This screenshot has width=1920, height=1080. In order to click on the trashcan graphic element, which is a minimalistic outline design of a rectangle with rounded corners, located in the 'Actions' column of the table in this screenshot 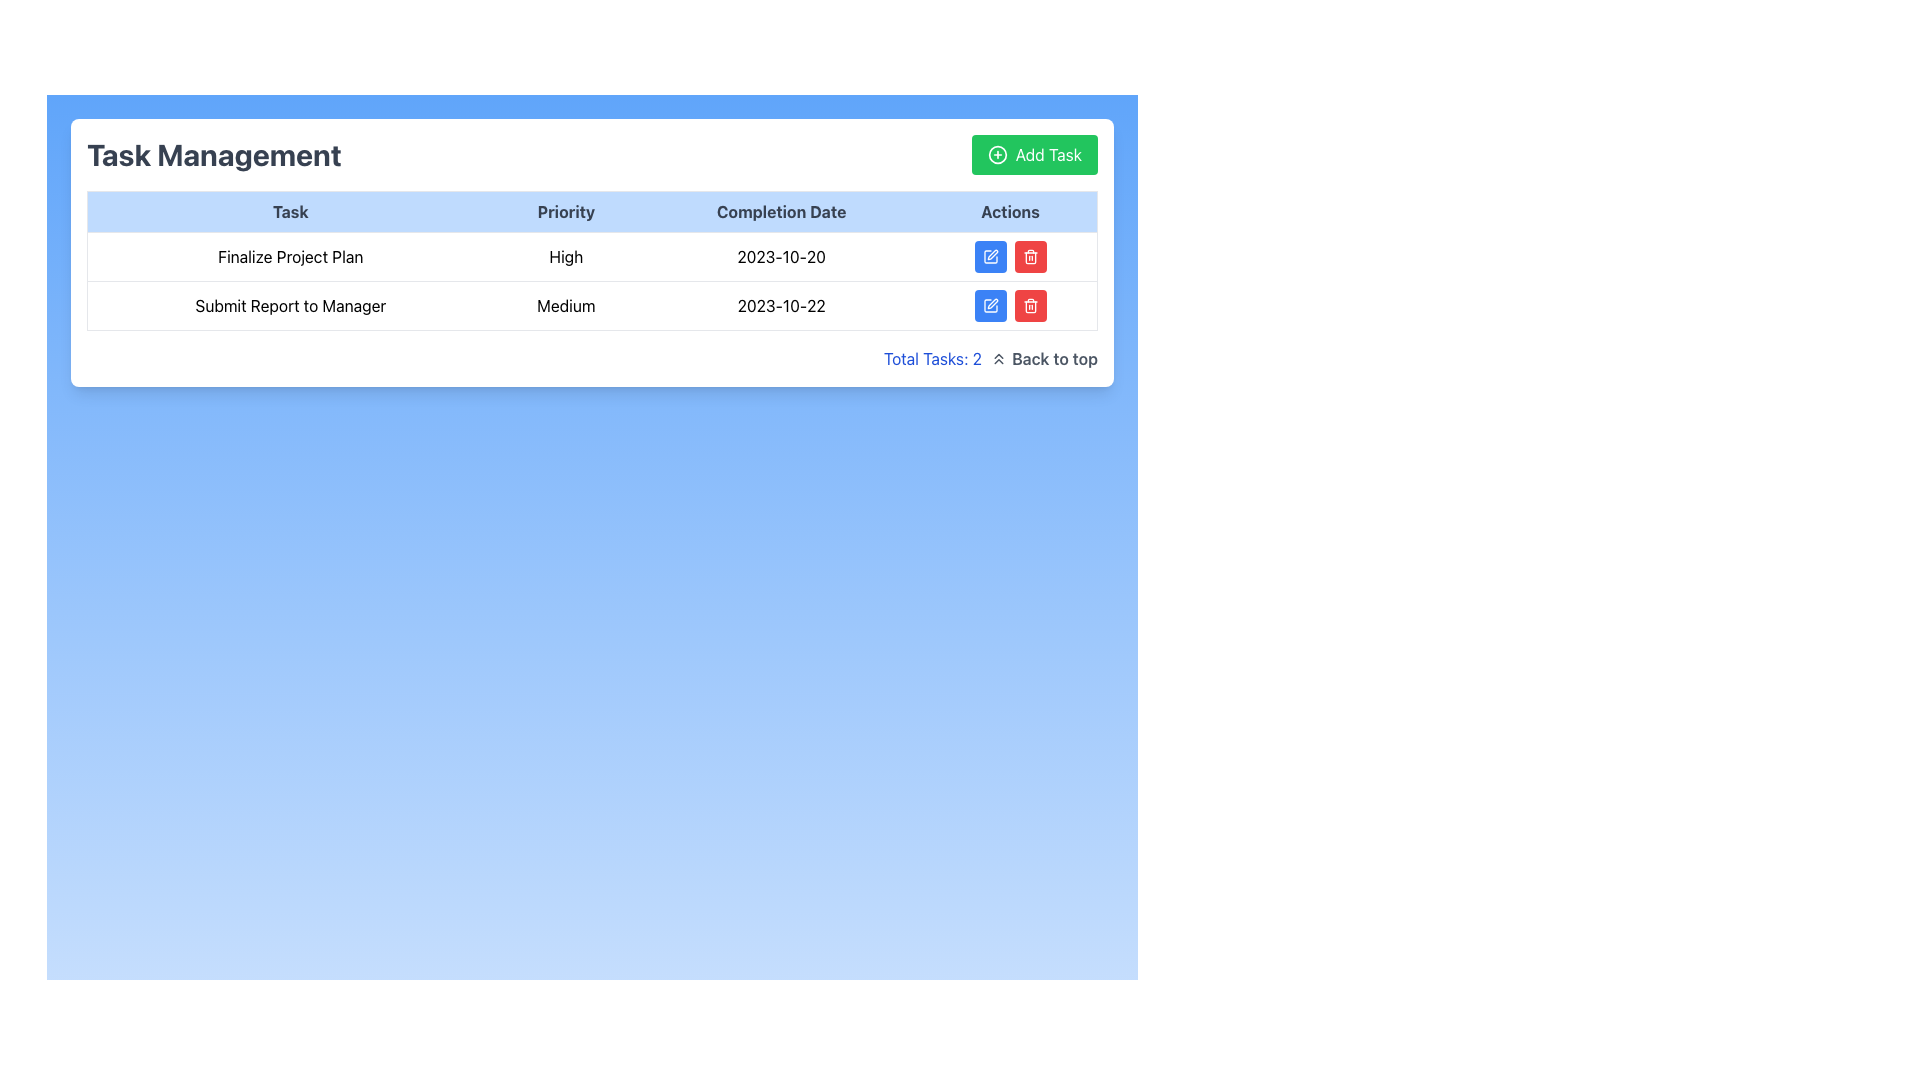, I will do `click(1030, 307)`.